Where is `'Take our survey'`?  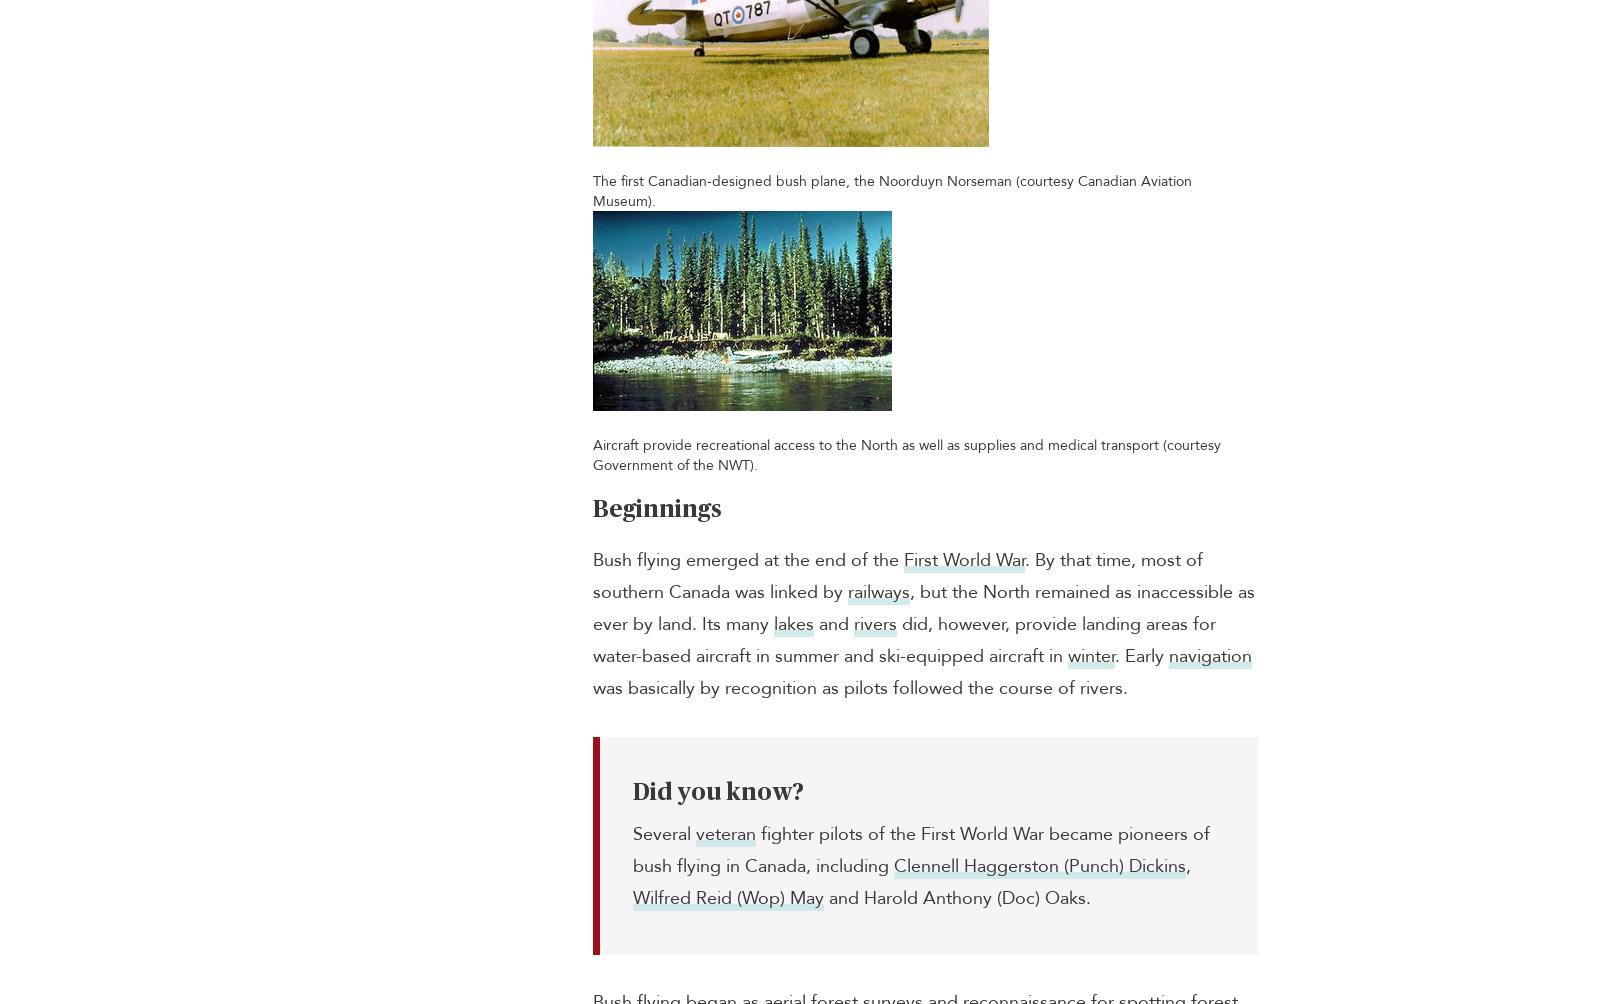 'Take our survey' is located at coordinates (1159, 622).